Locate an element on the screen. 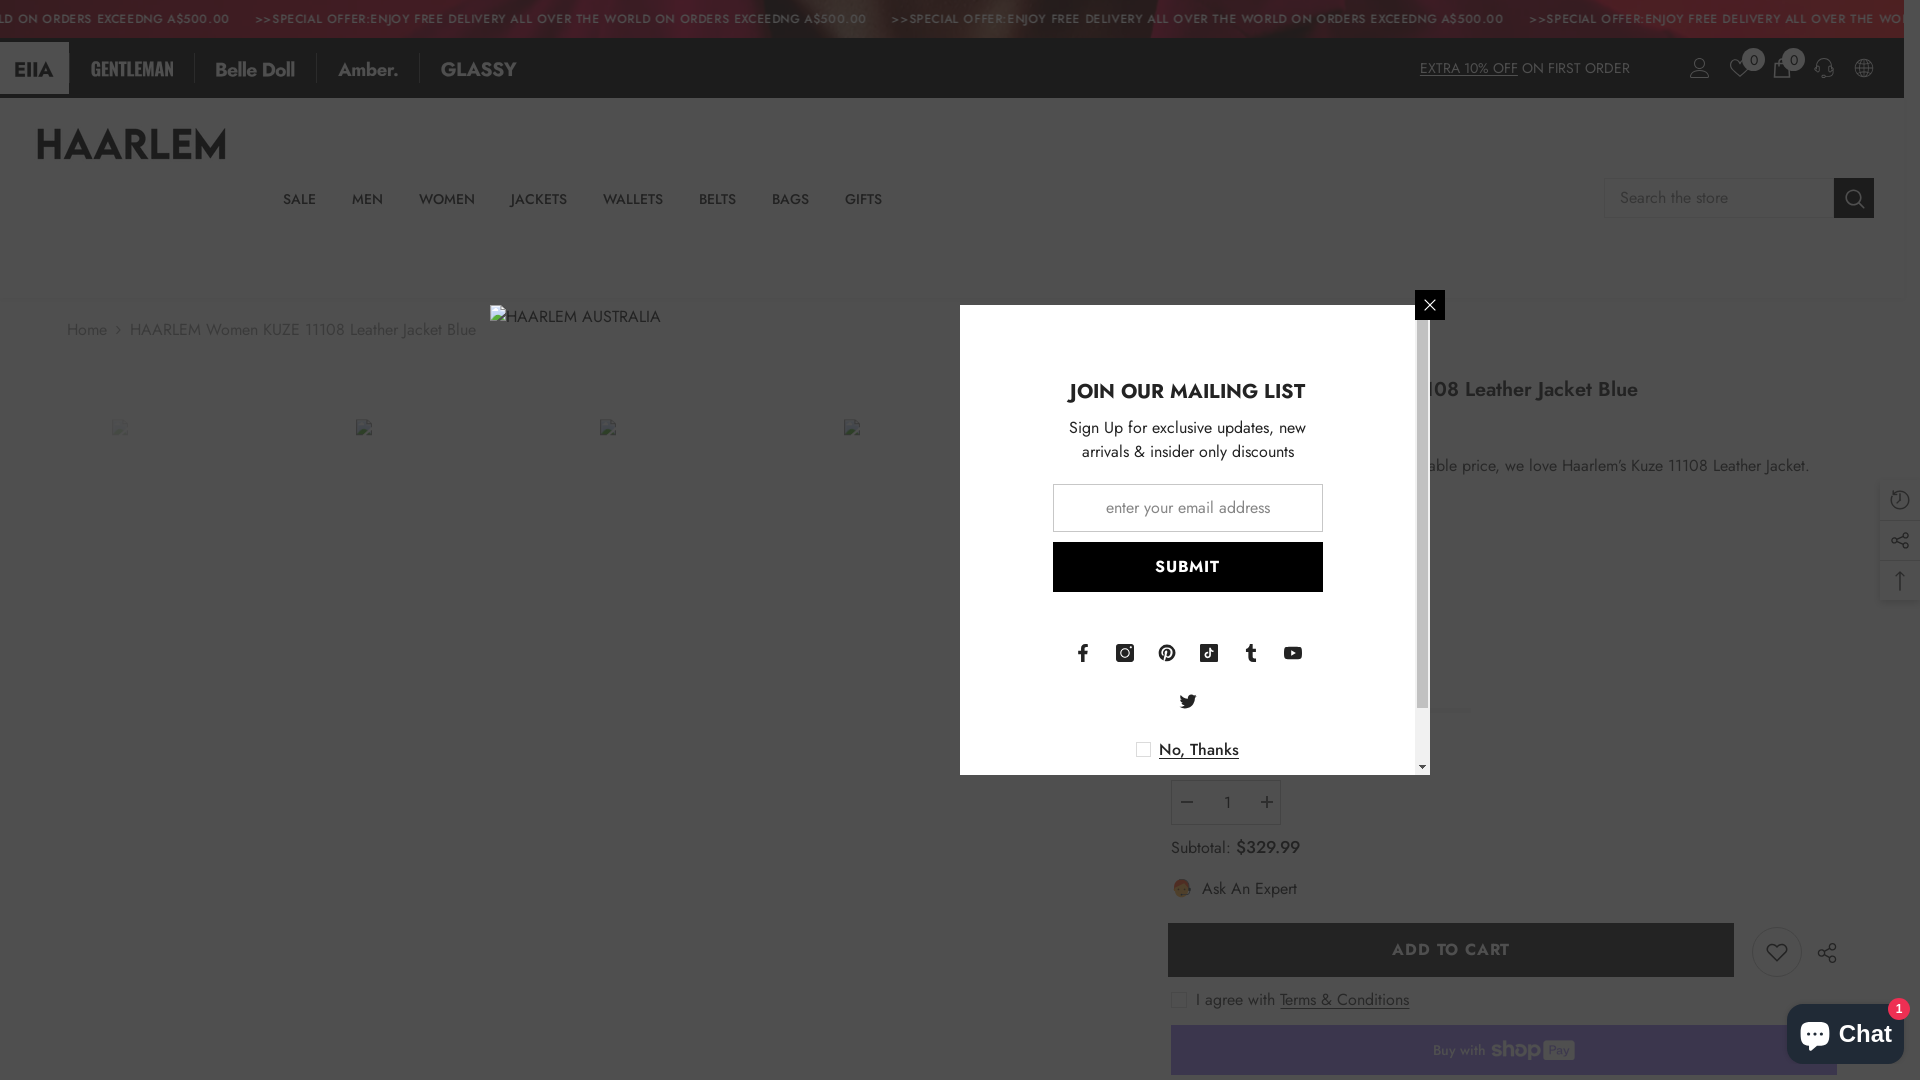 The height and width of the screenshot is (1080, 1920). 'GIFTS' is located at coordinates (863, 207).